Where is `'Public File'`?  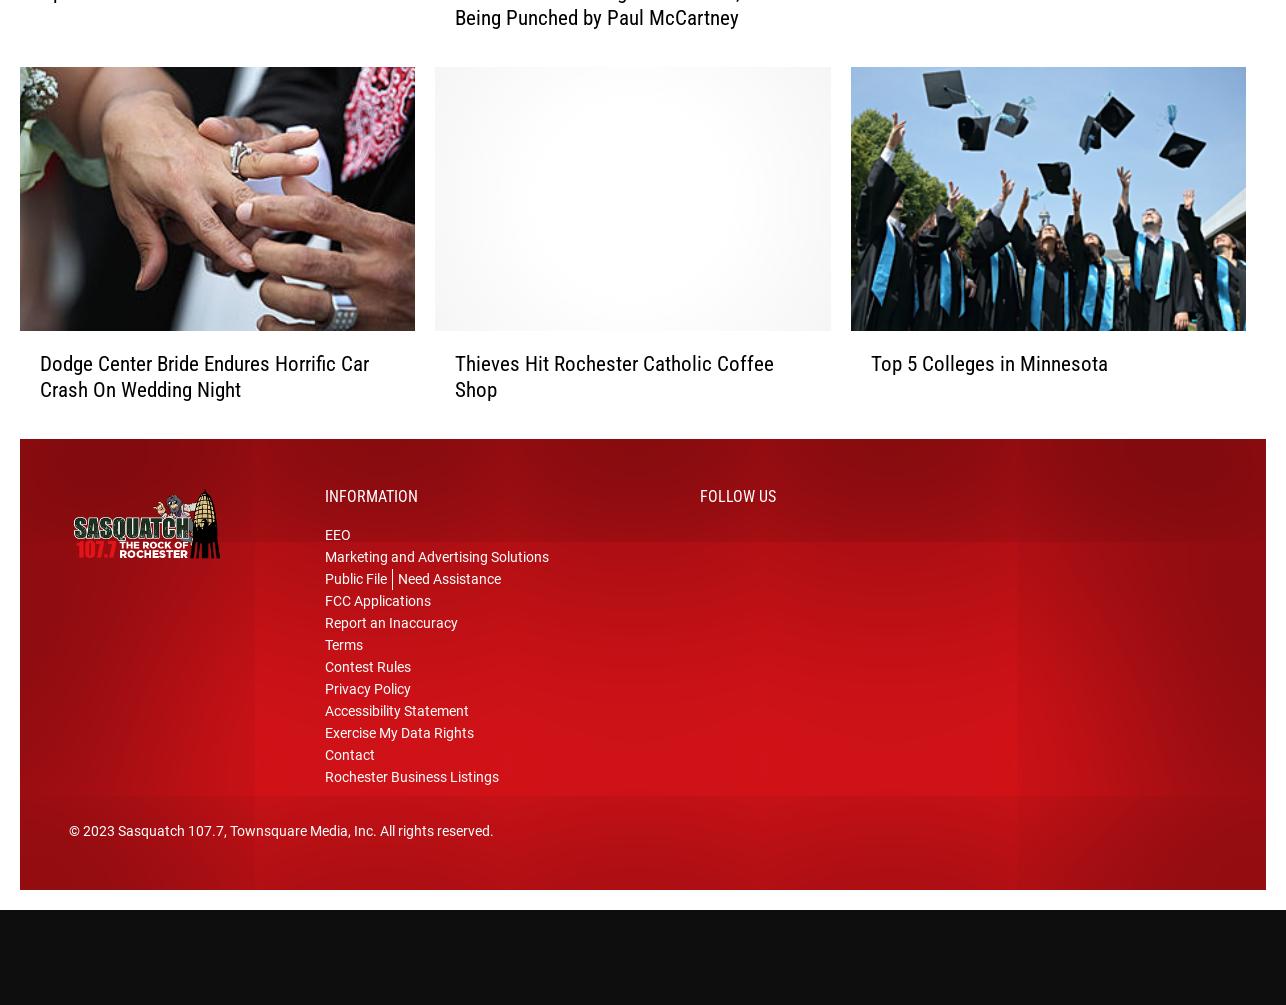
'Public File' is located at coordinates (323, 586).